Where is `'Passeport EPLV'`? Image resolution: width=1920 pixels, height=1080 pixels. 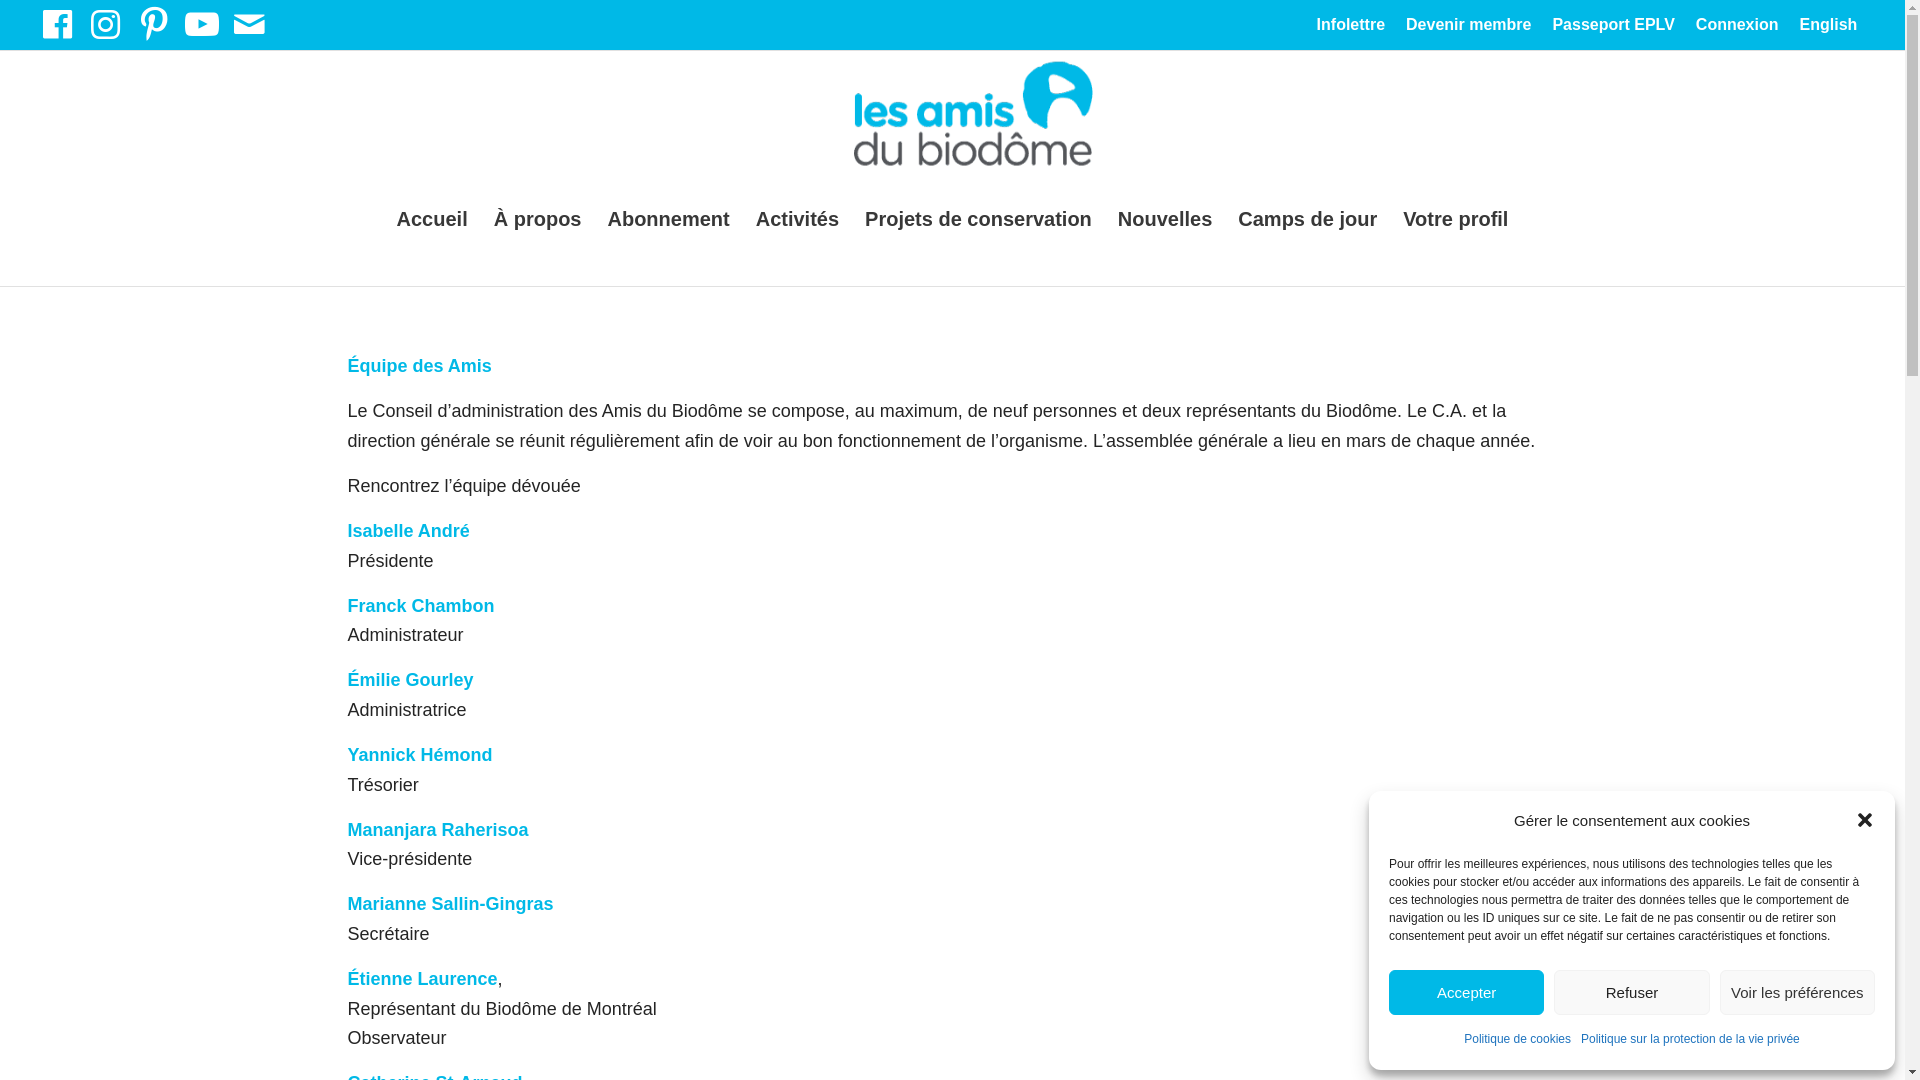
'Passeport EPLV' is located at coordinates (1550, 27).